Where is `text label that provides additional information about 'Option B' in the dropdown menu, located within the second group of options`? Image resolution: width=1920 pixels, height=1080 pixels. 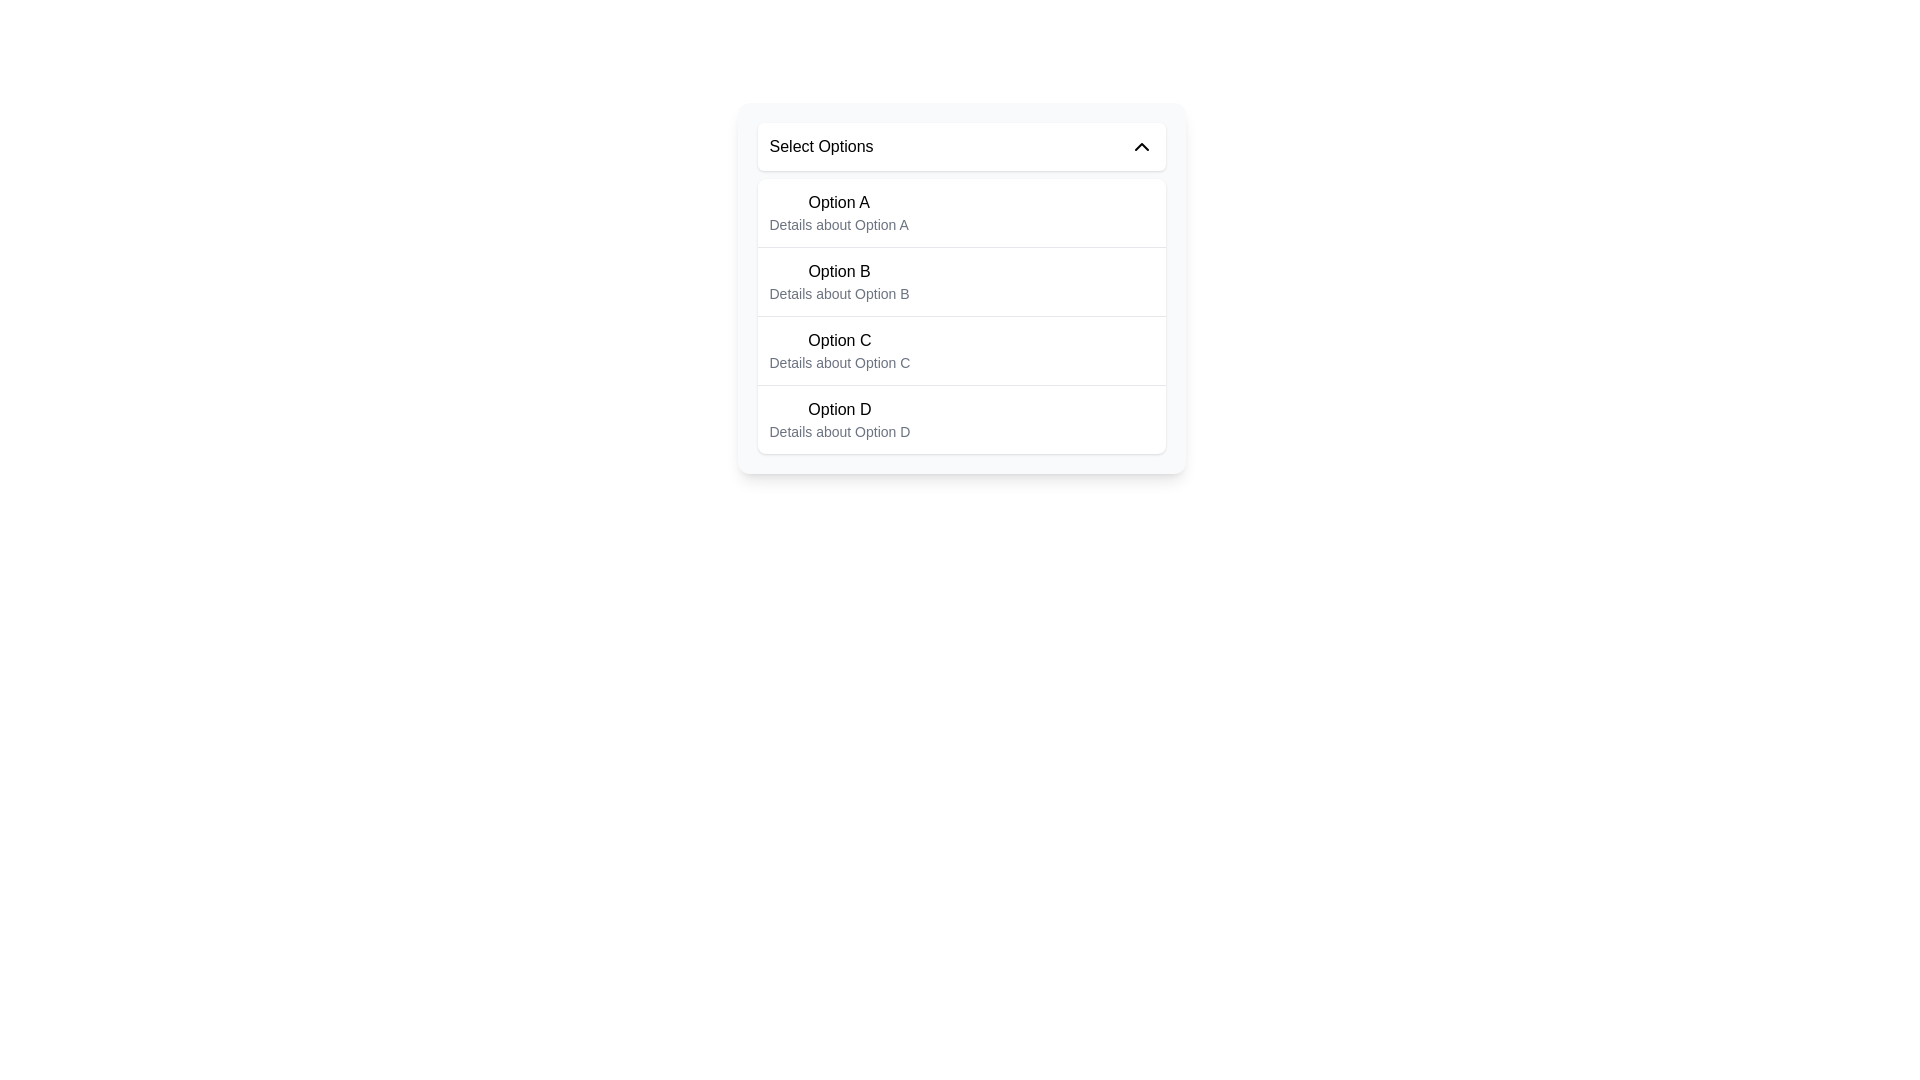
text label that provides additional information about 'Option B' in the dropdown menu, located within the second group of options is located at coordinates (839, 293).